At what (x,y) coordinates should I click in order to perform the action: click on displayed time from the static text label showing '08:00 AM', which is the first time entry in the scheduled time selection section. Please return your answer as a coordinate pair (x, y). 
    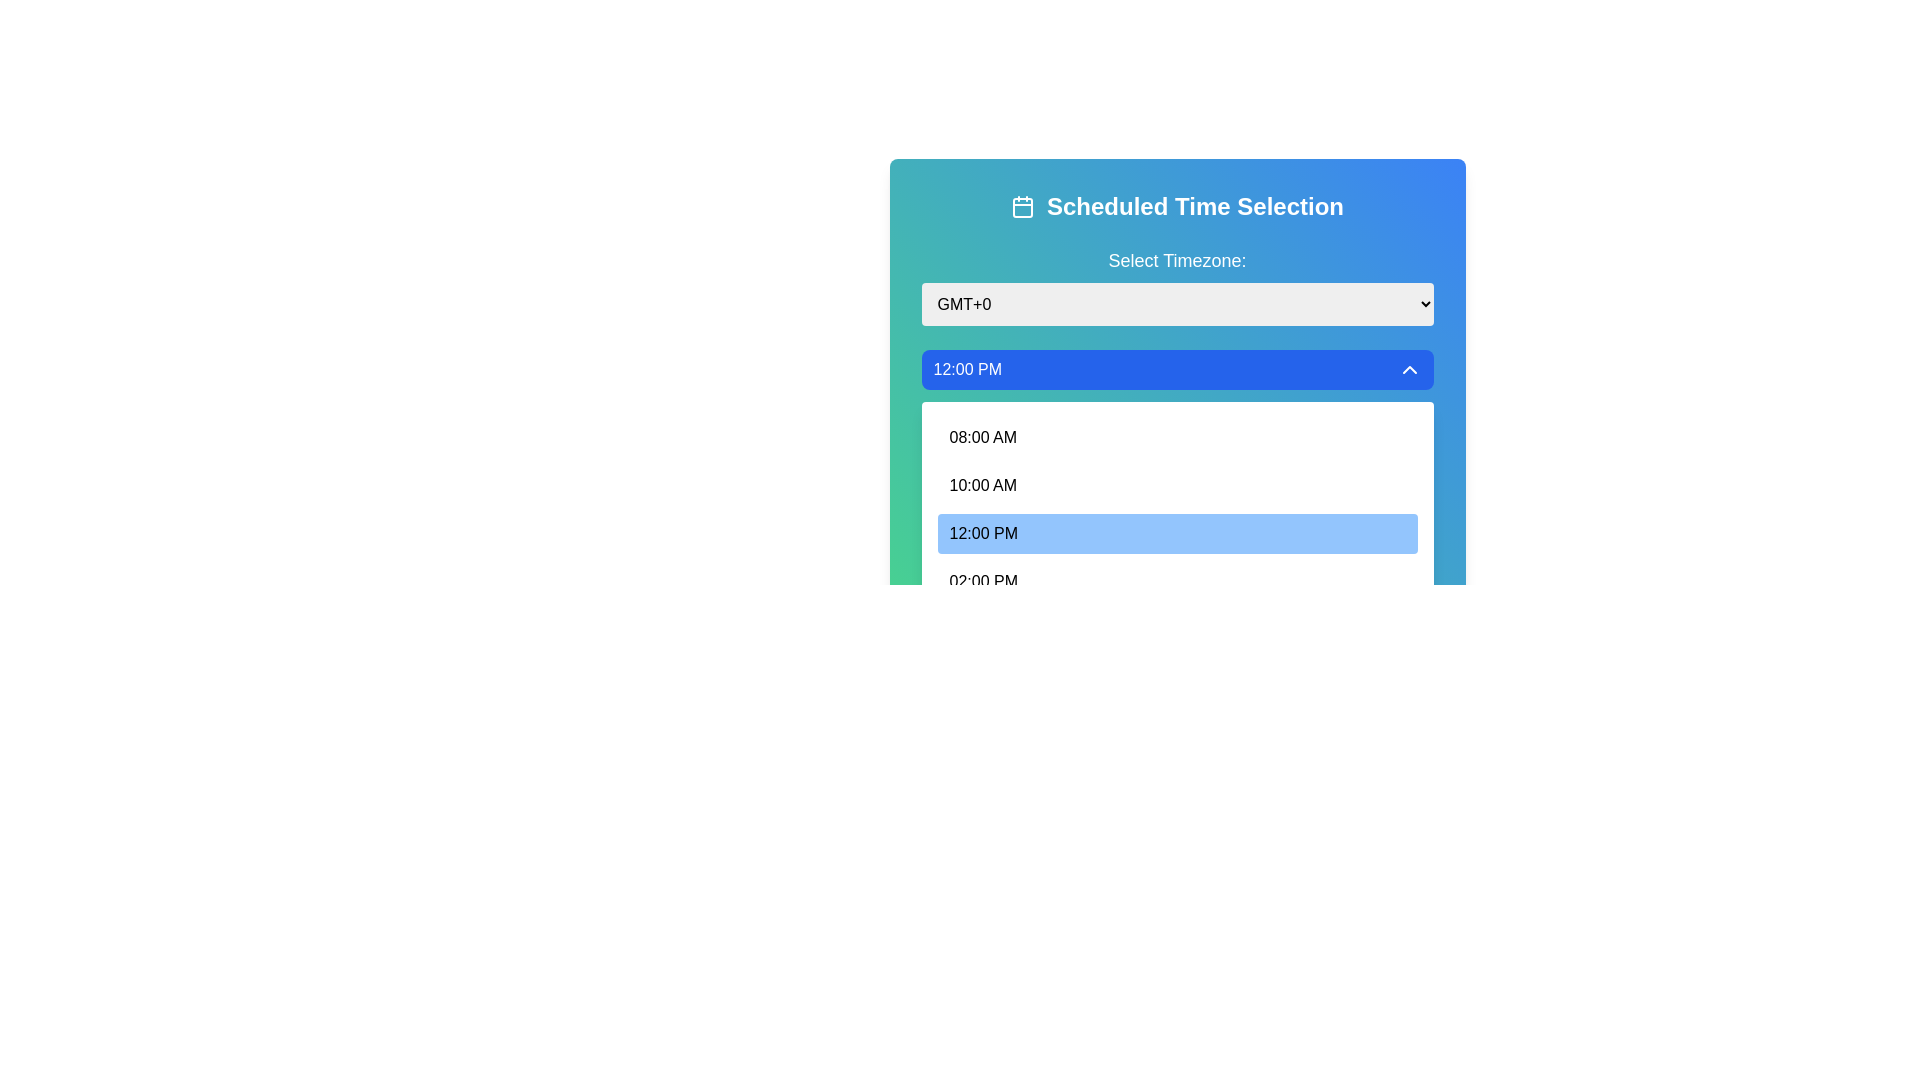
    Looking at the image, I should click on (983, 437).